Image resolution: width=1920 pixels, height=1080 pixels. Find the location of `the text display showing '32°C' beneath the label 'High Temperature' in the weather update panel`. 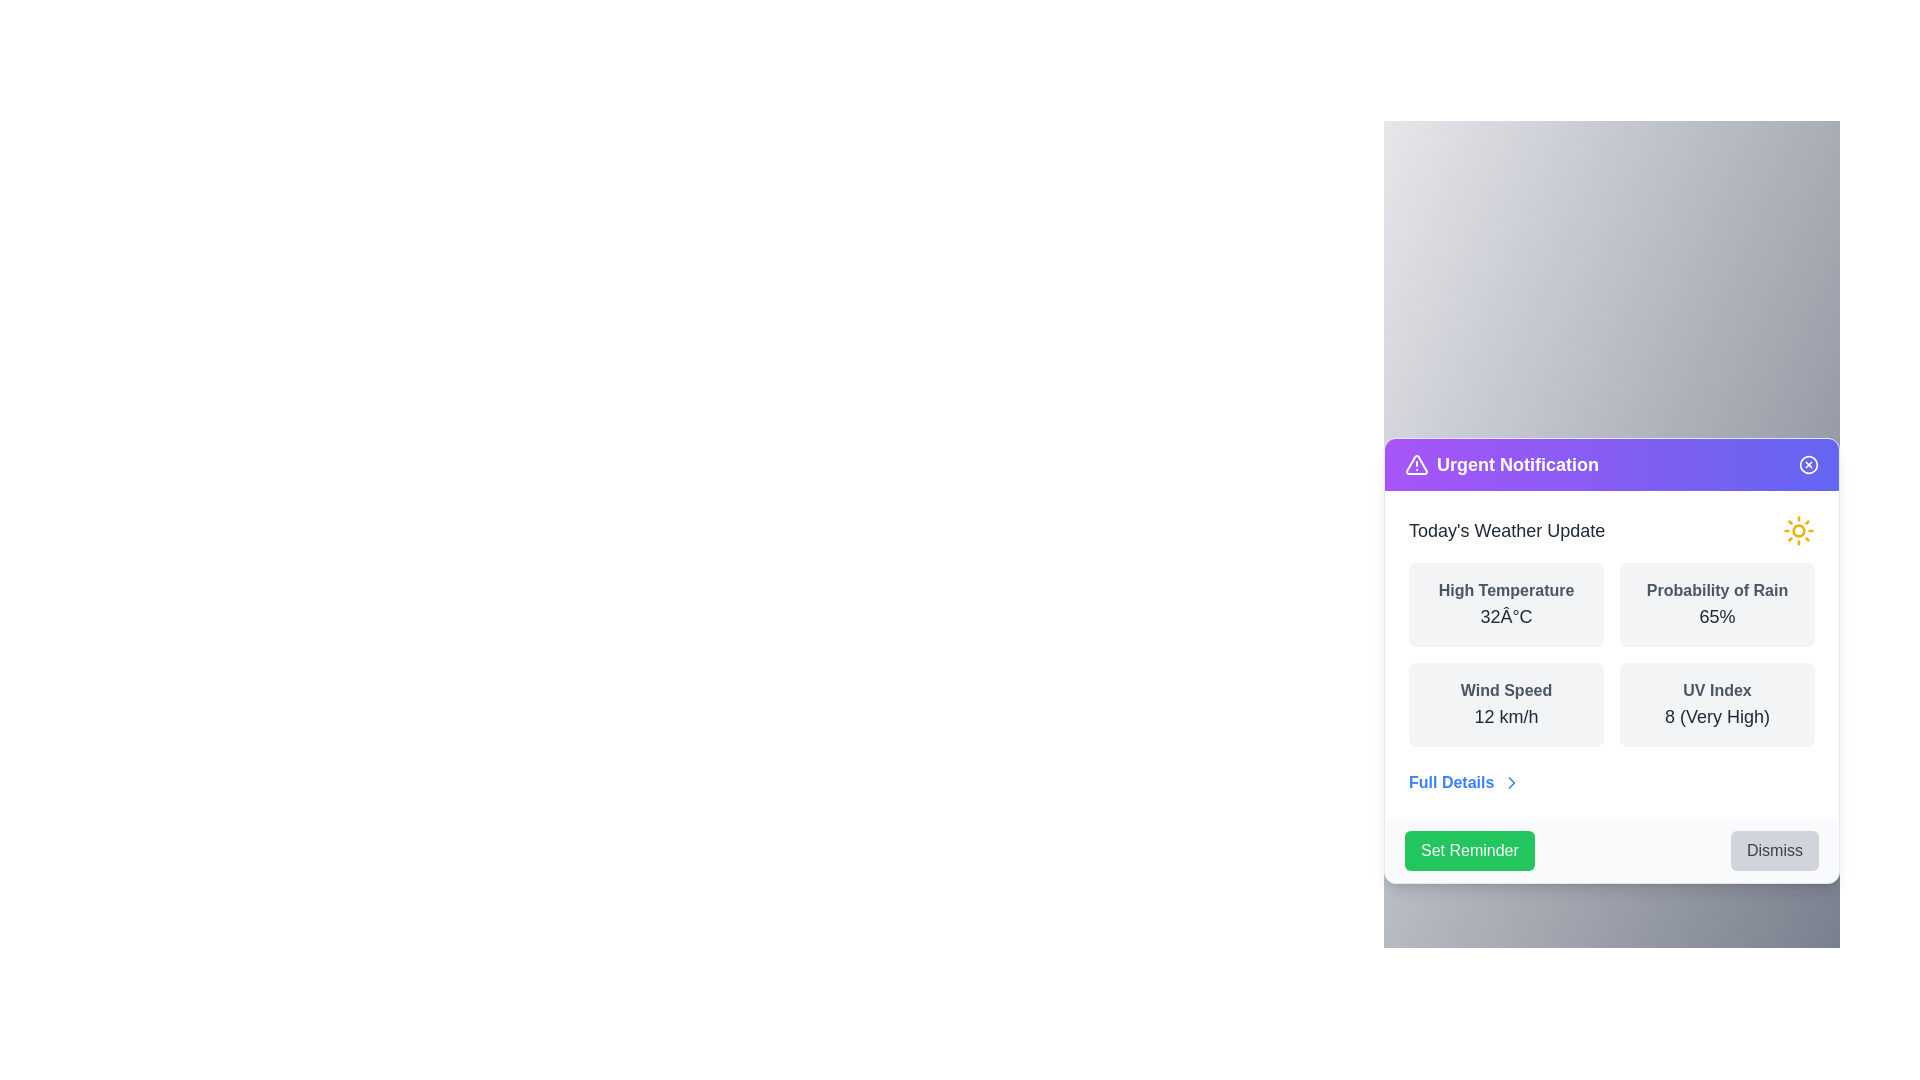

the text display showing '32°C' beneath the label 'High Temperature' in the weather update panel is located at coordinates (1506, 616).